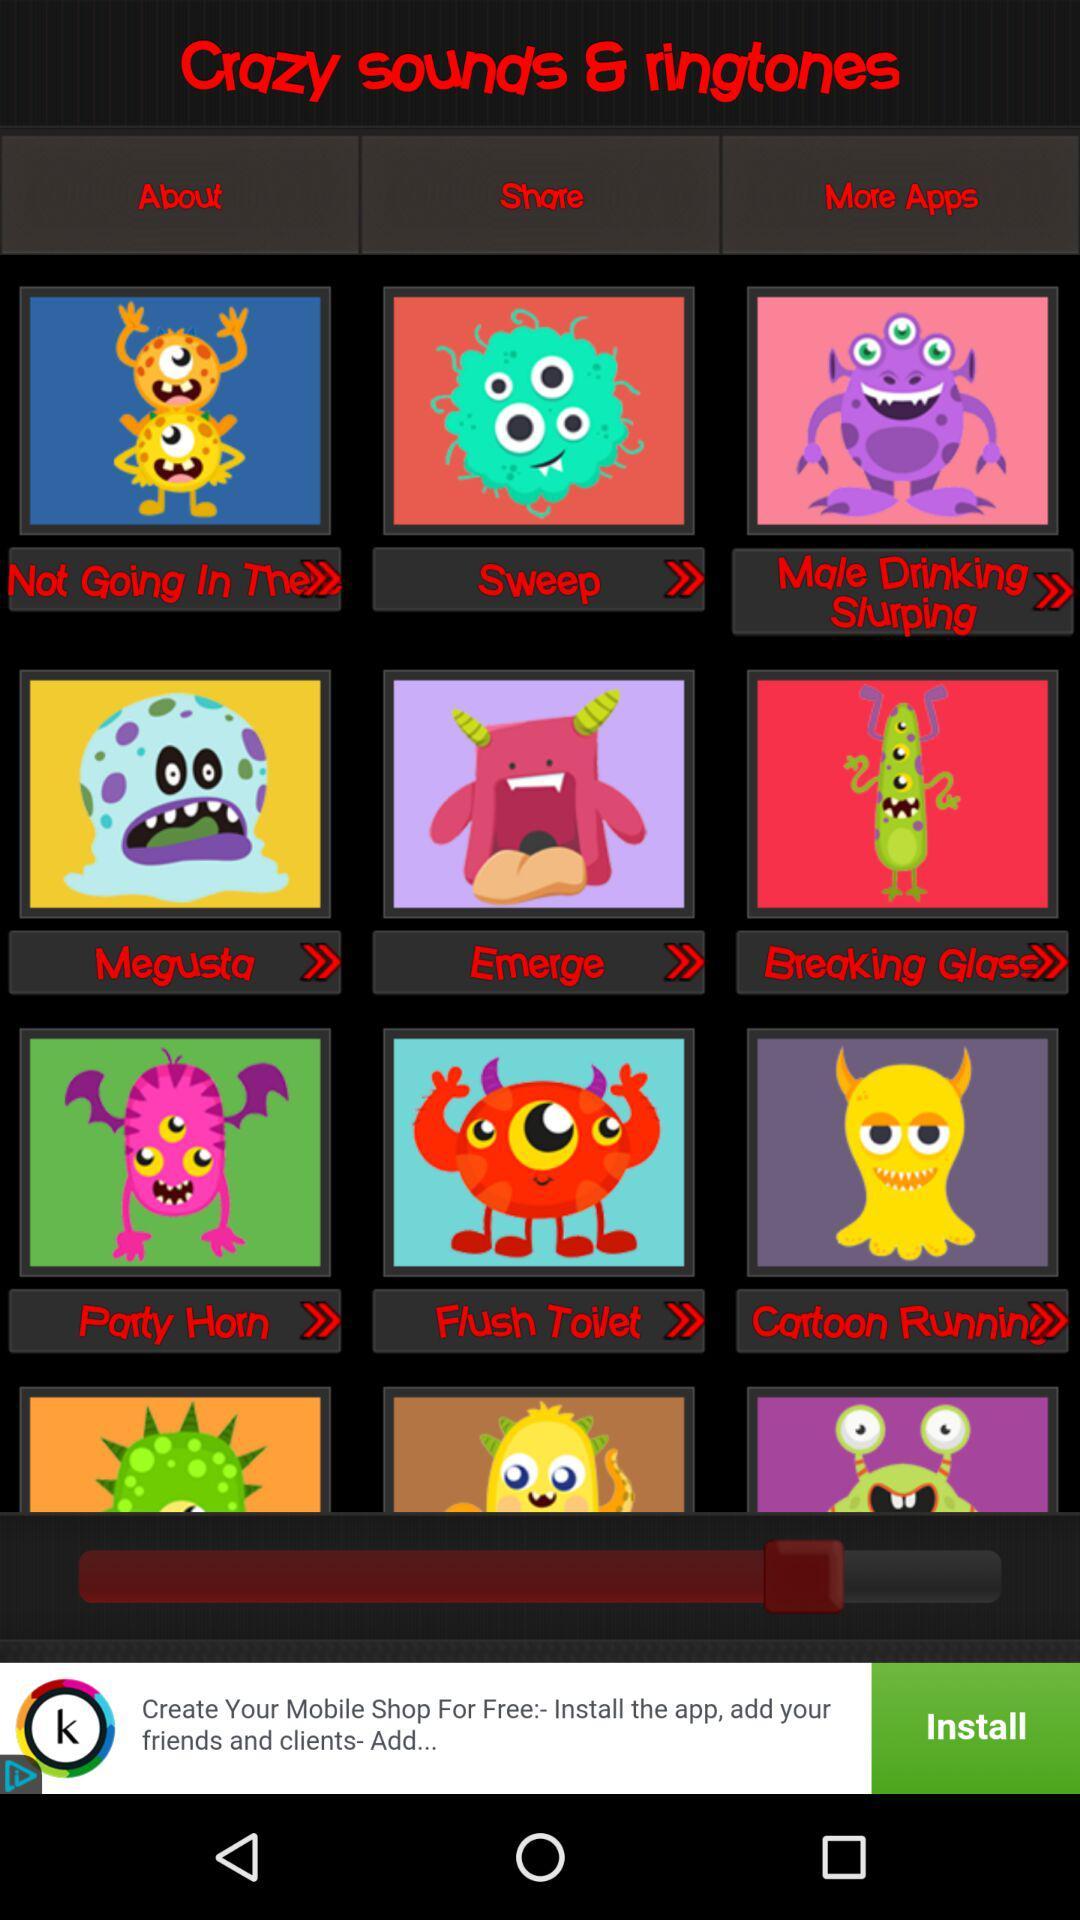  I want to click on display picture, so click(902, 1446).